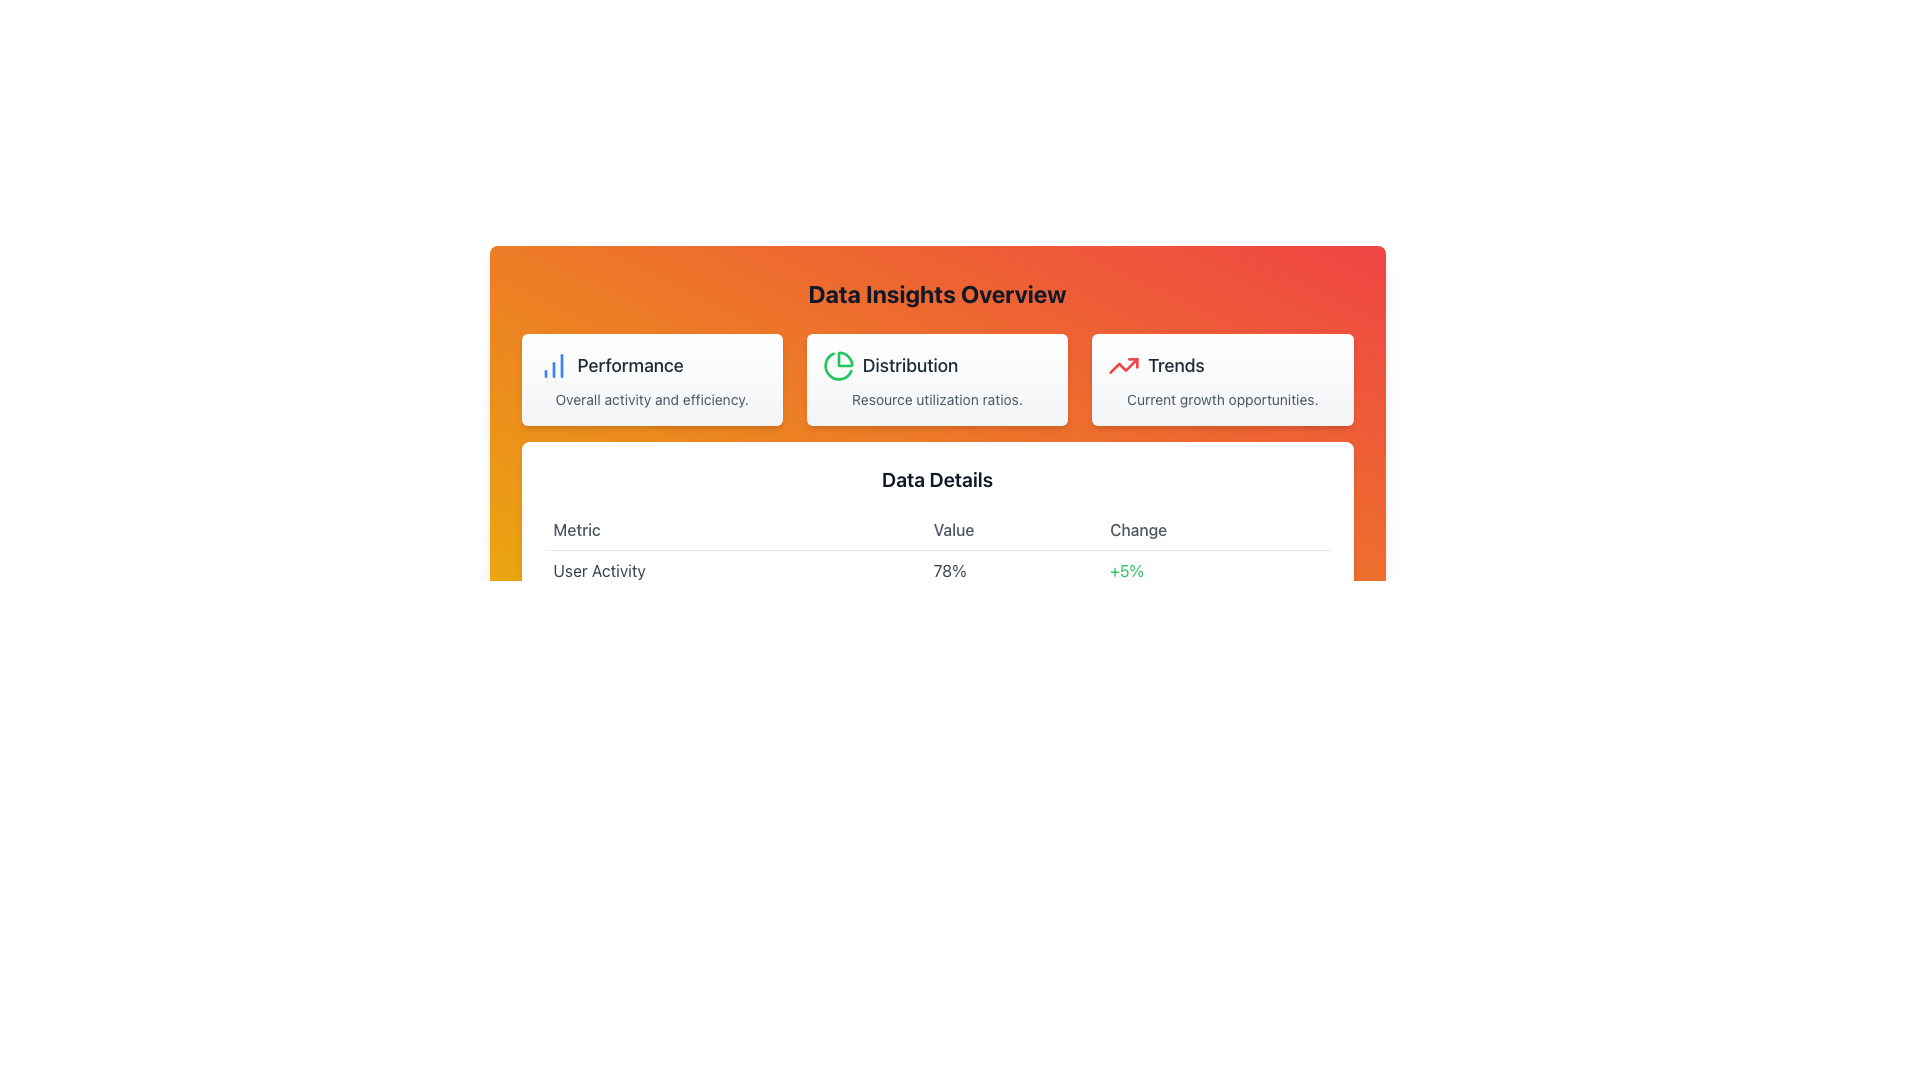 The width and height of the screenshot is (1920, 1080). Describe the element at coordinates (909, 366) in the screenshot. I see `the text label displaying 'Distribution', which is bold and black, located in the middle card of a triad, to the right of a green pie chart icon` at that location.